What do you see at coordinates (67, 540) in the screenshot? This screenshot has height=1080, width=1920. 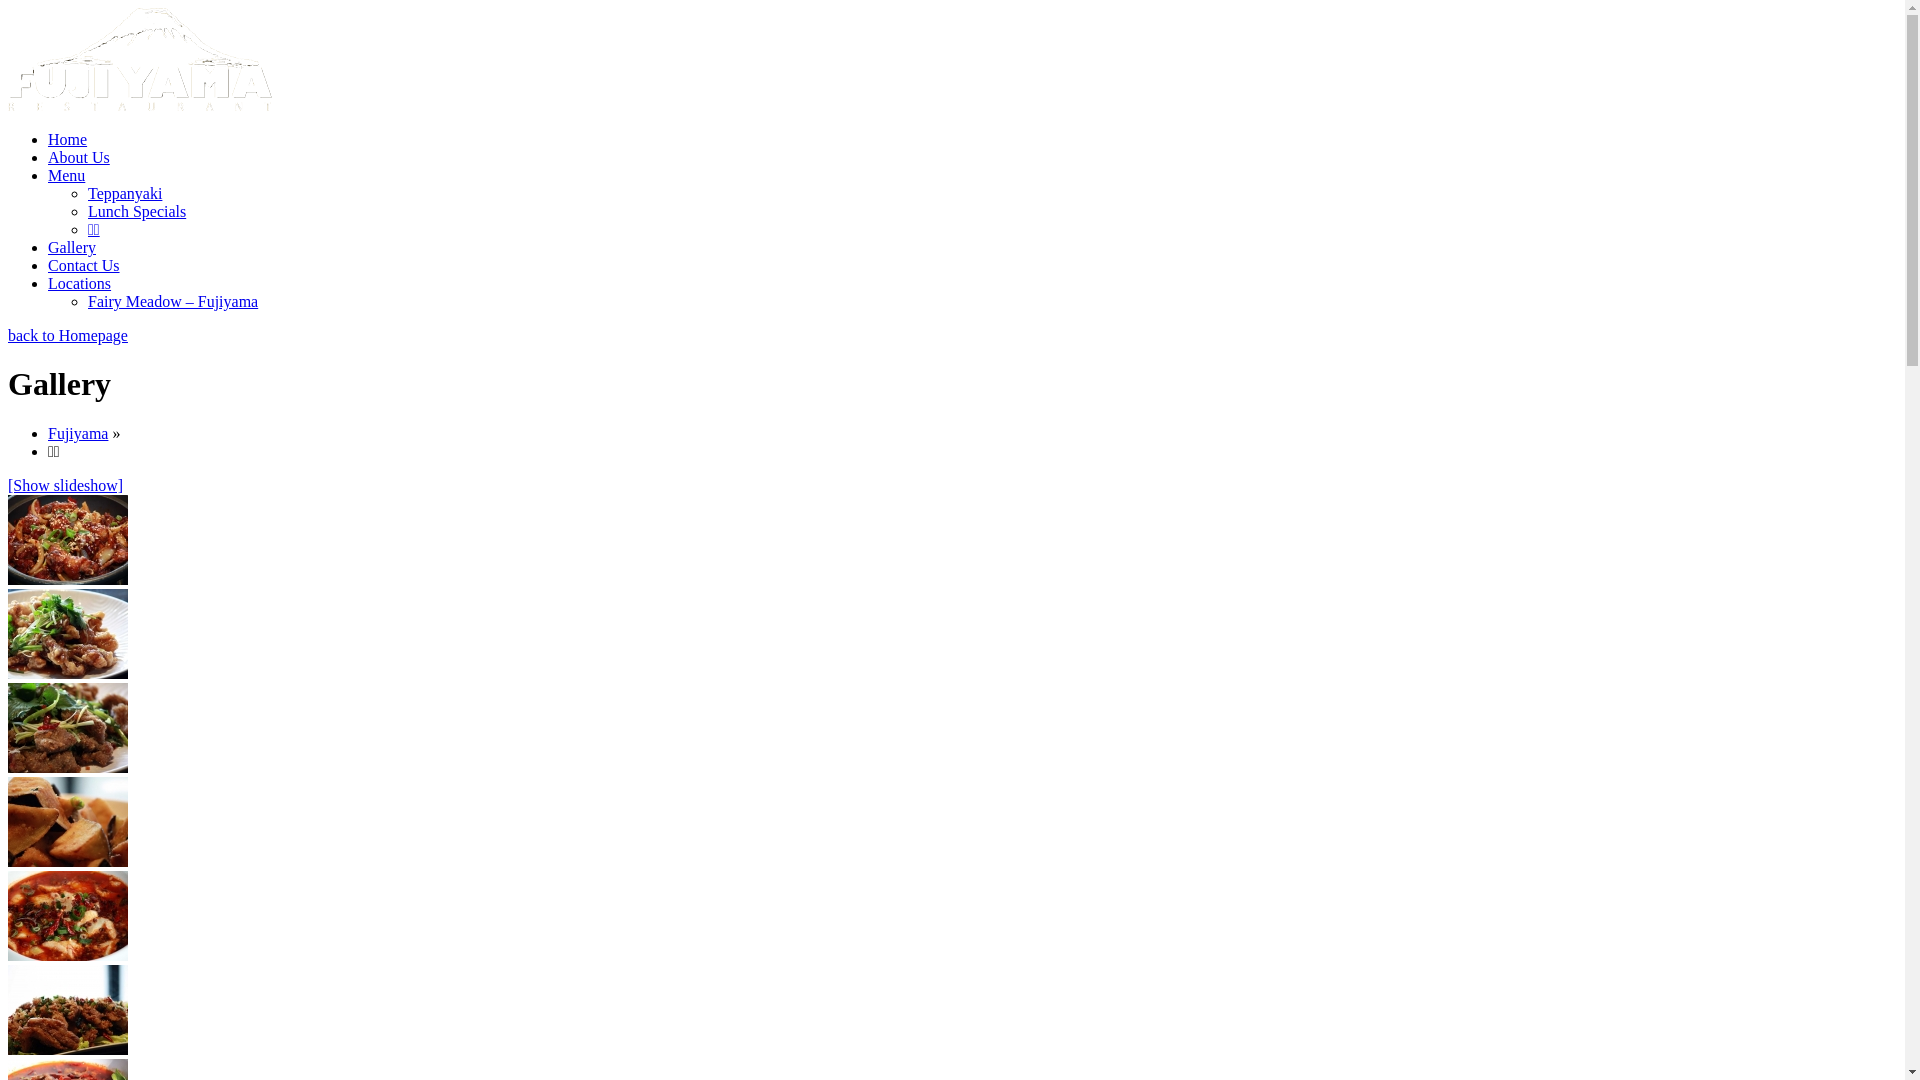 I see `'Deep-Fried-Chicken-Wings-with-Onion'` at bounding box center [67, 540].